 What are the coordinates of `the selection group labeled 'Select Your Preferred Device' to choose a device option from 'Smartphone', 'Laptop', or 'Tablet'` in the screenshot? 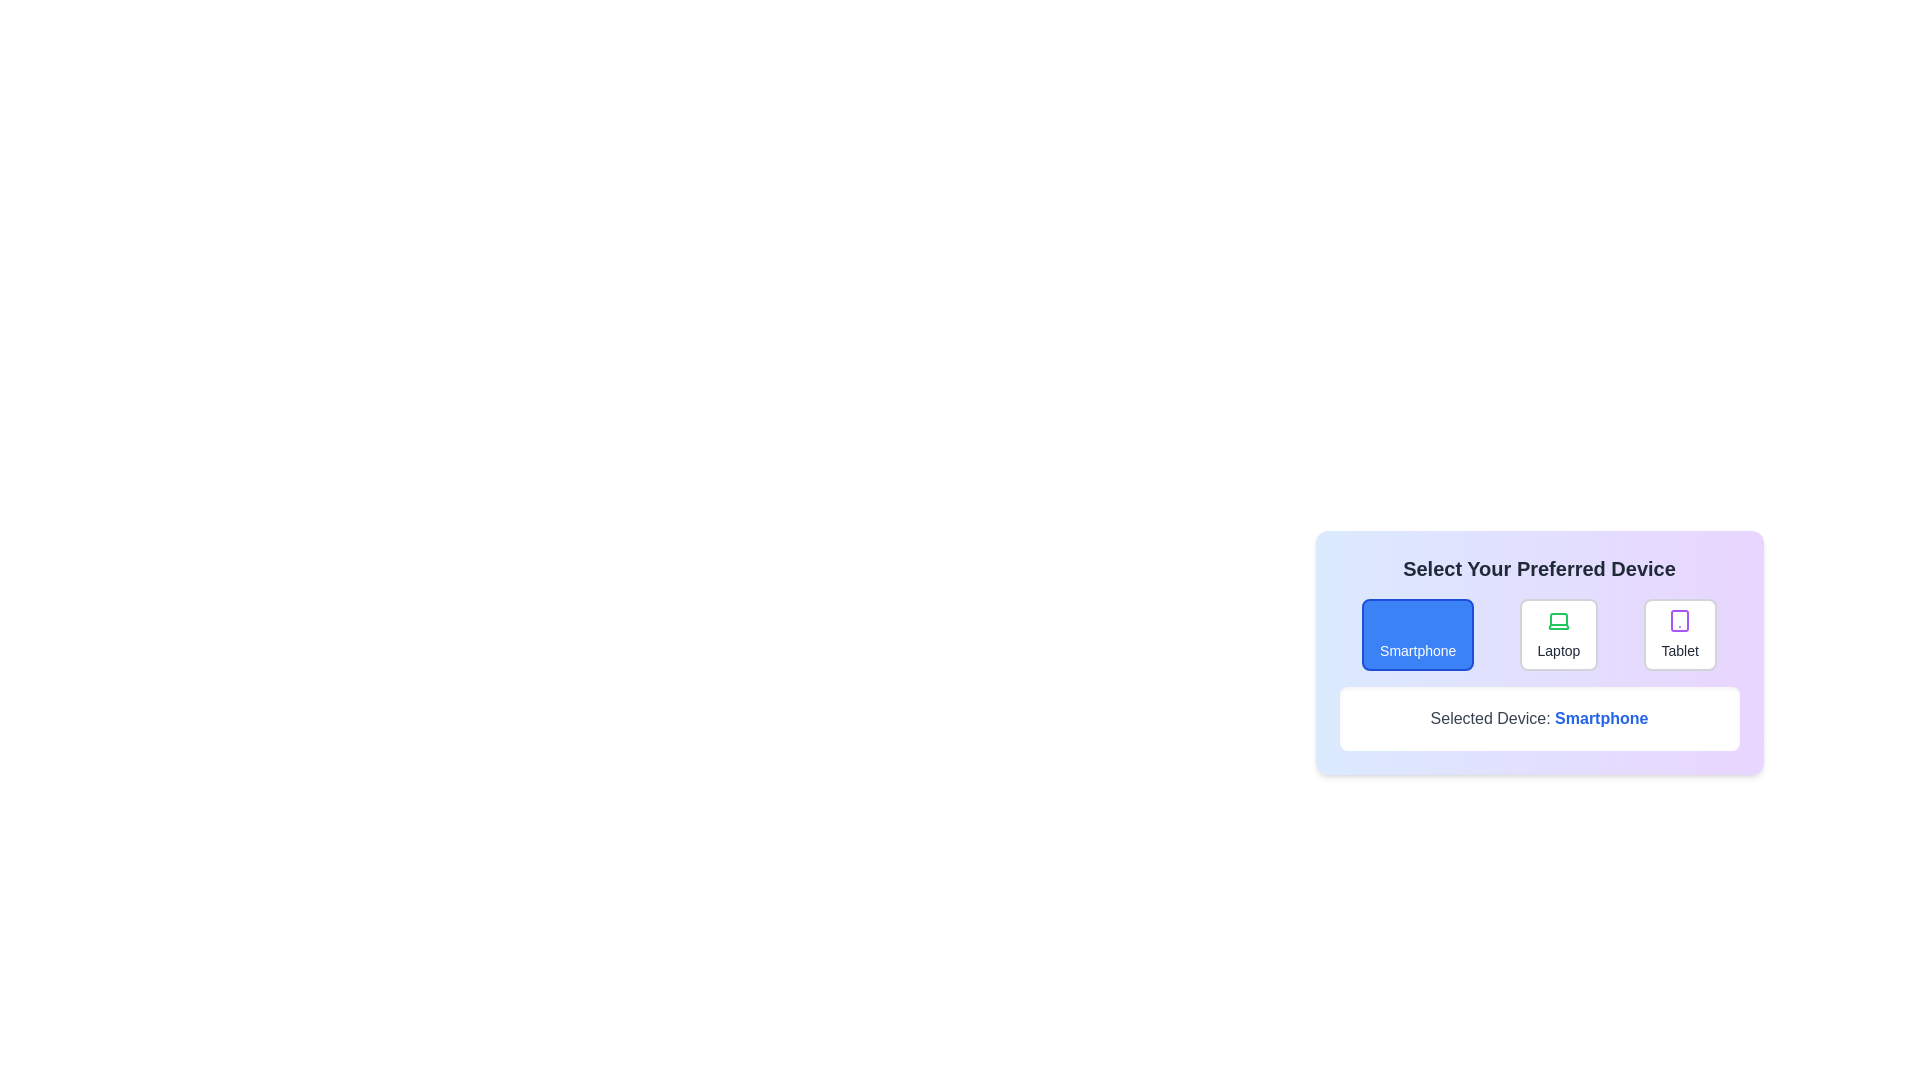 It's located at (1538, 652).